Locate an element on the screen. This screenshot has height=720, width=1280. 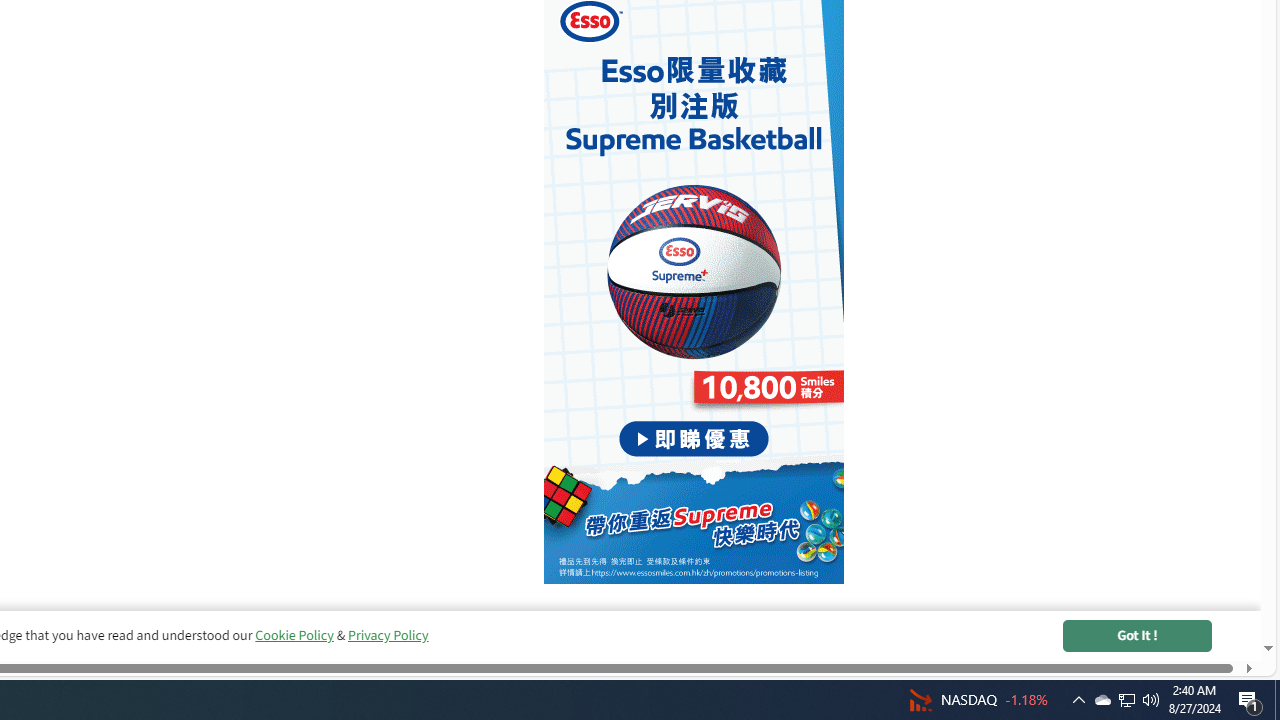
'Got It !' is located at coordinates (1137, 636).